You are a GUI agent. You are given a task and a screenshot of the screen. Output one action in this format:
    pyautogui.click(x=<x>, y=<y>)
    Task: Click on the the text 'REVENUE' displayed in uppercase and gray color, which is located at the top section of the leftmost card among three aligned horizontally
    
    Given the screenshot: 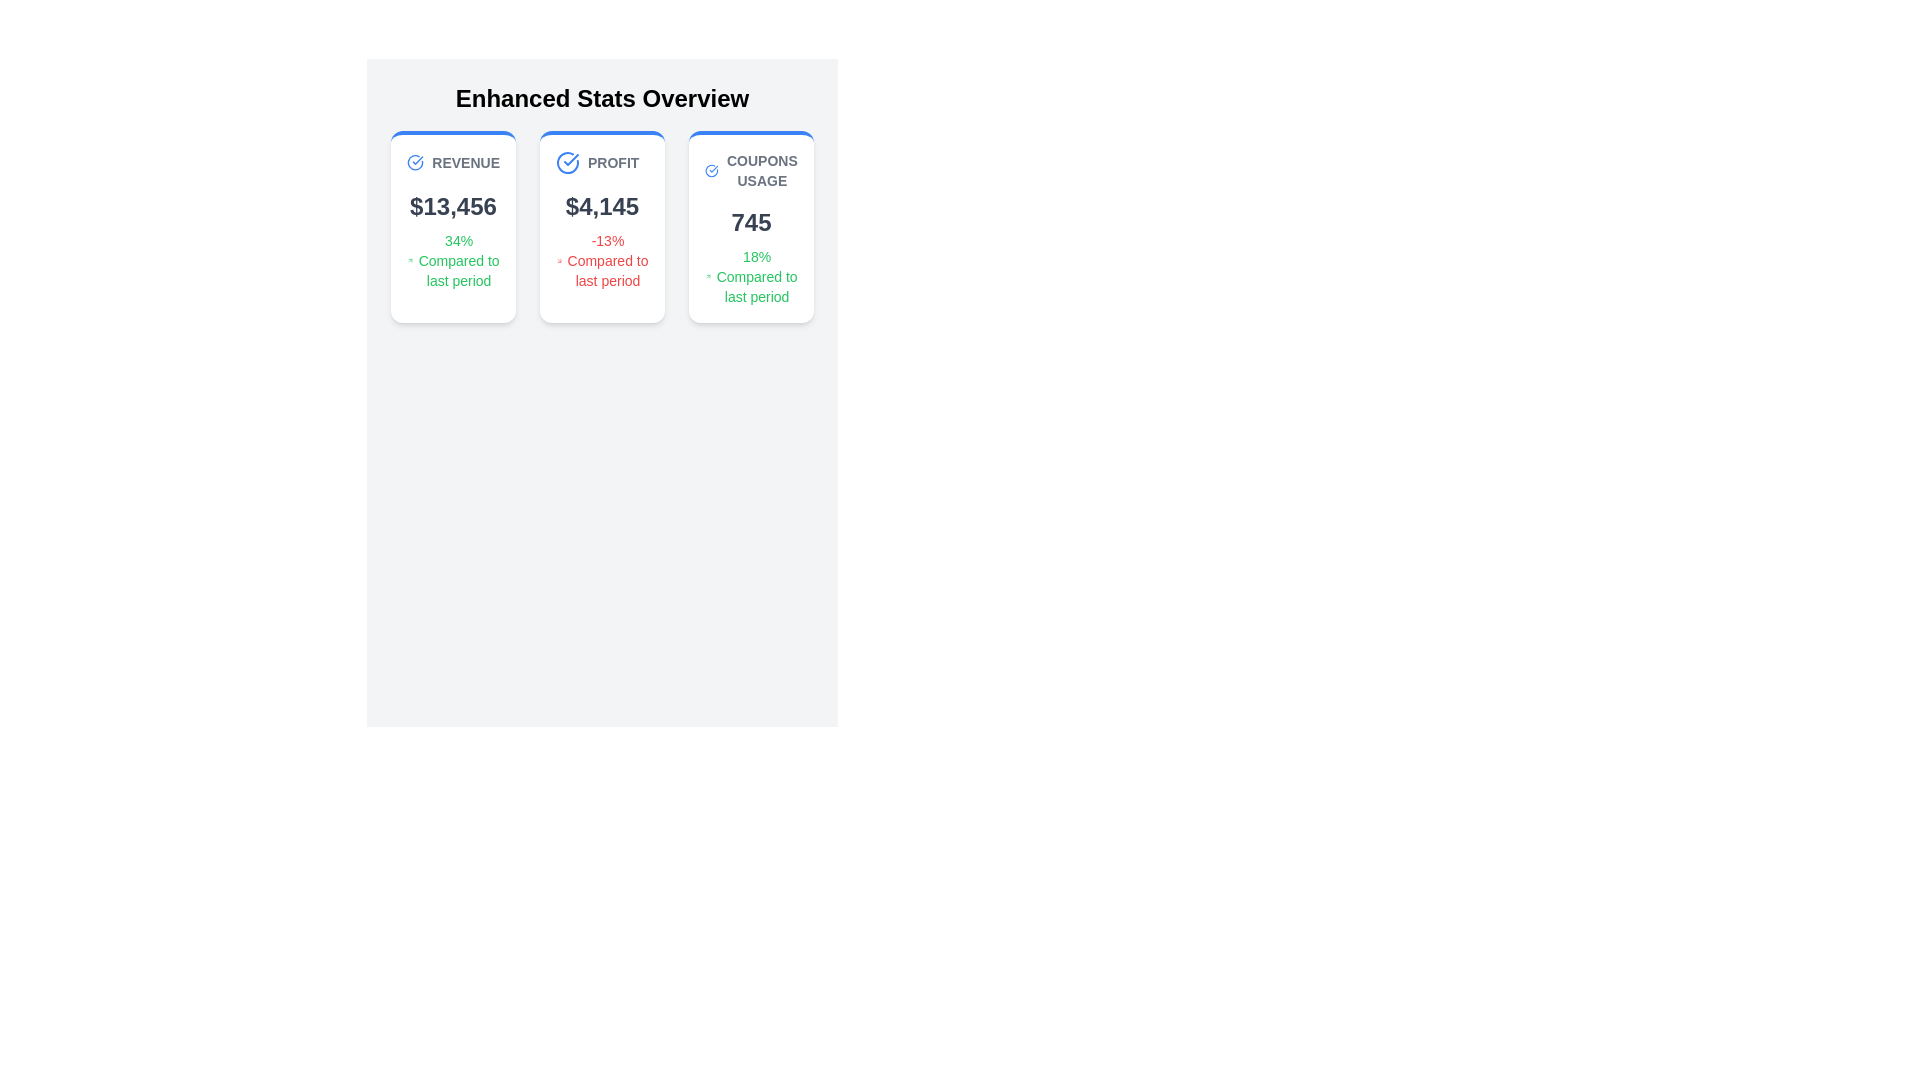 What is the action you would take?
    pyautogui.click(x=452, y=161)
    